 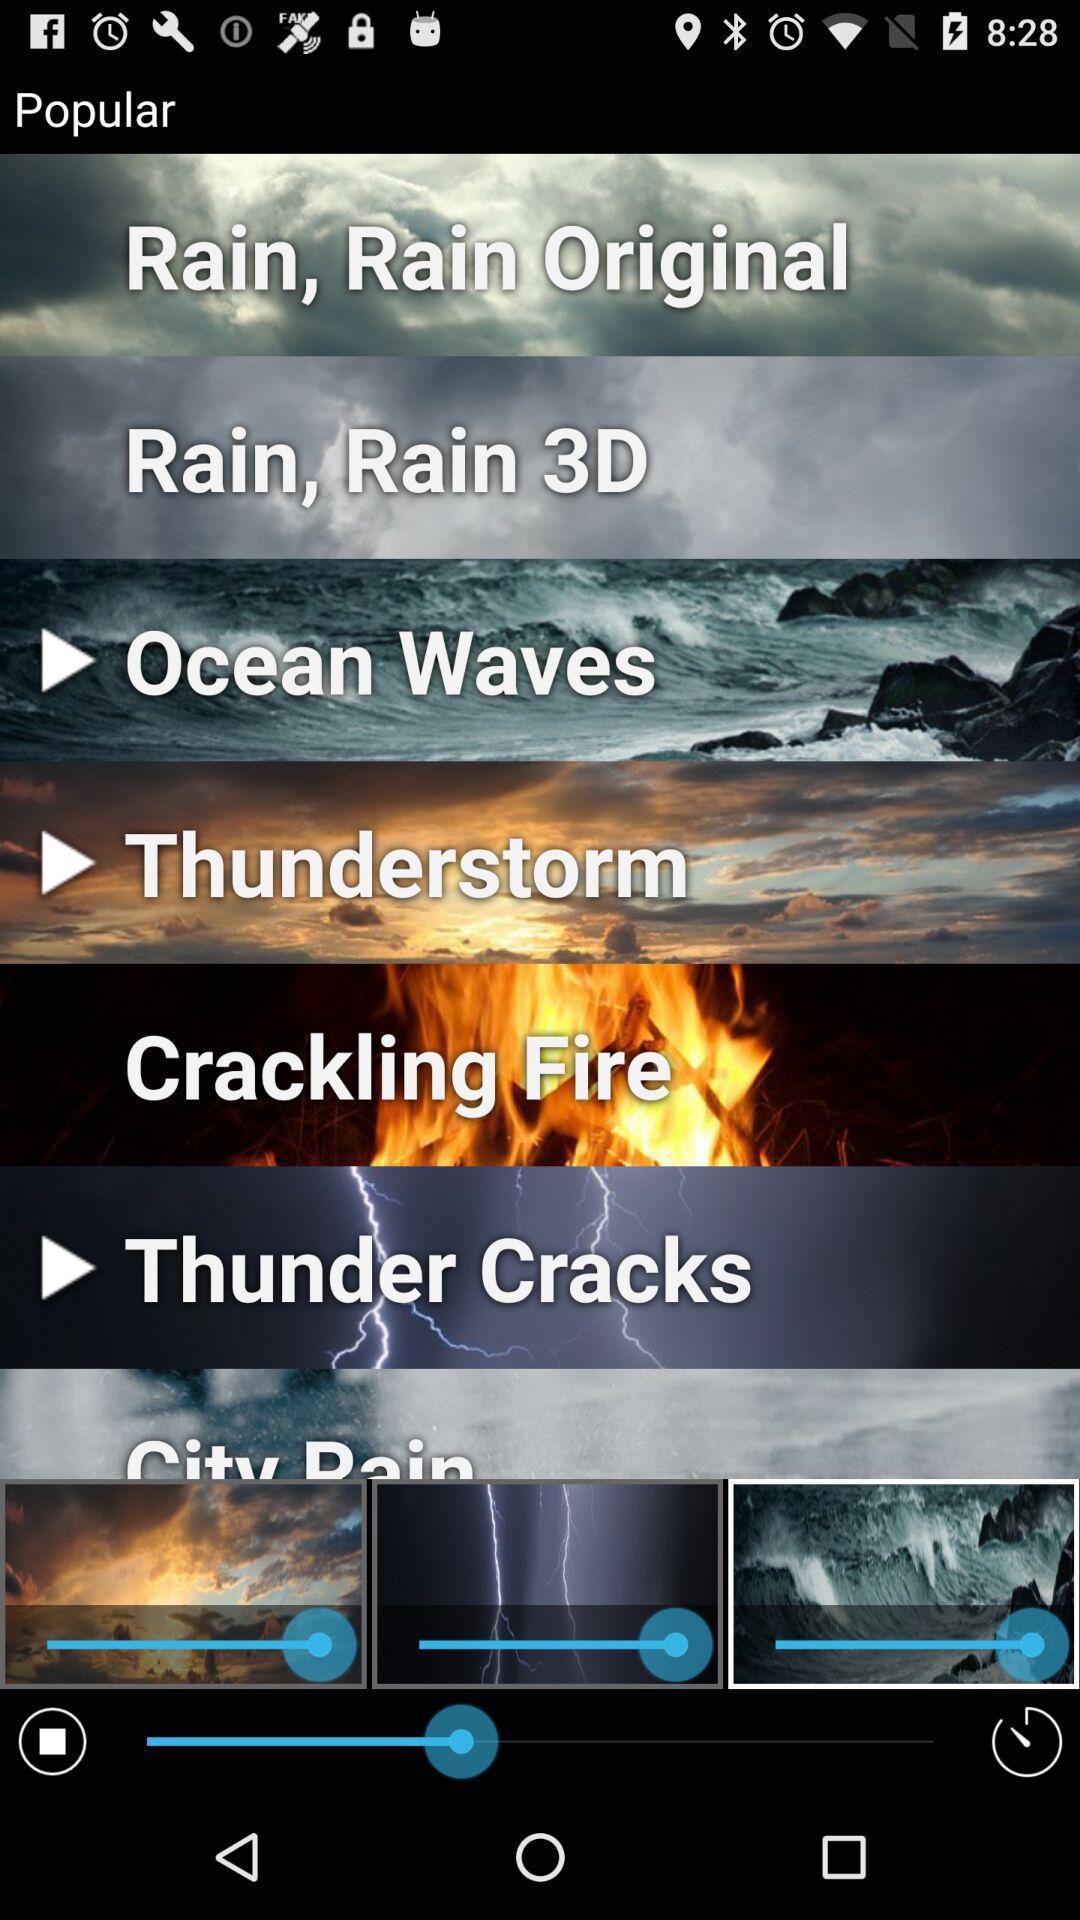 I want to click on the time icon, so click(x=1027, y=1862).